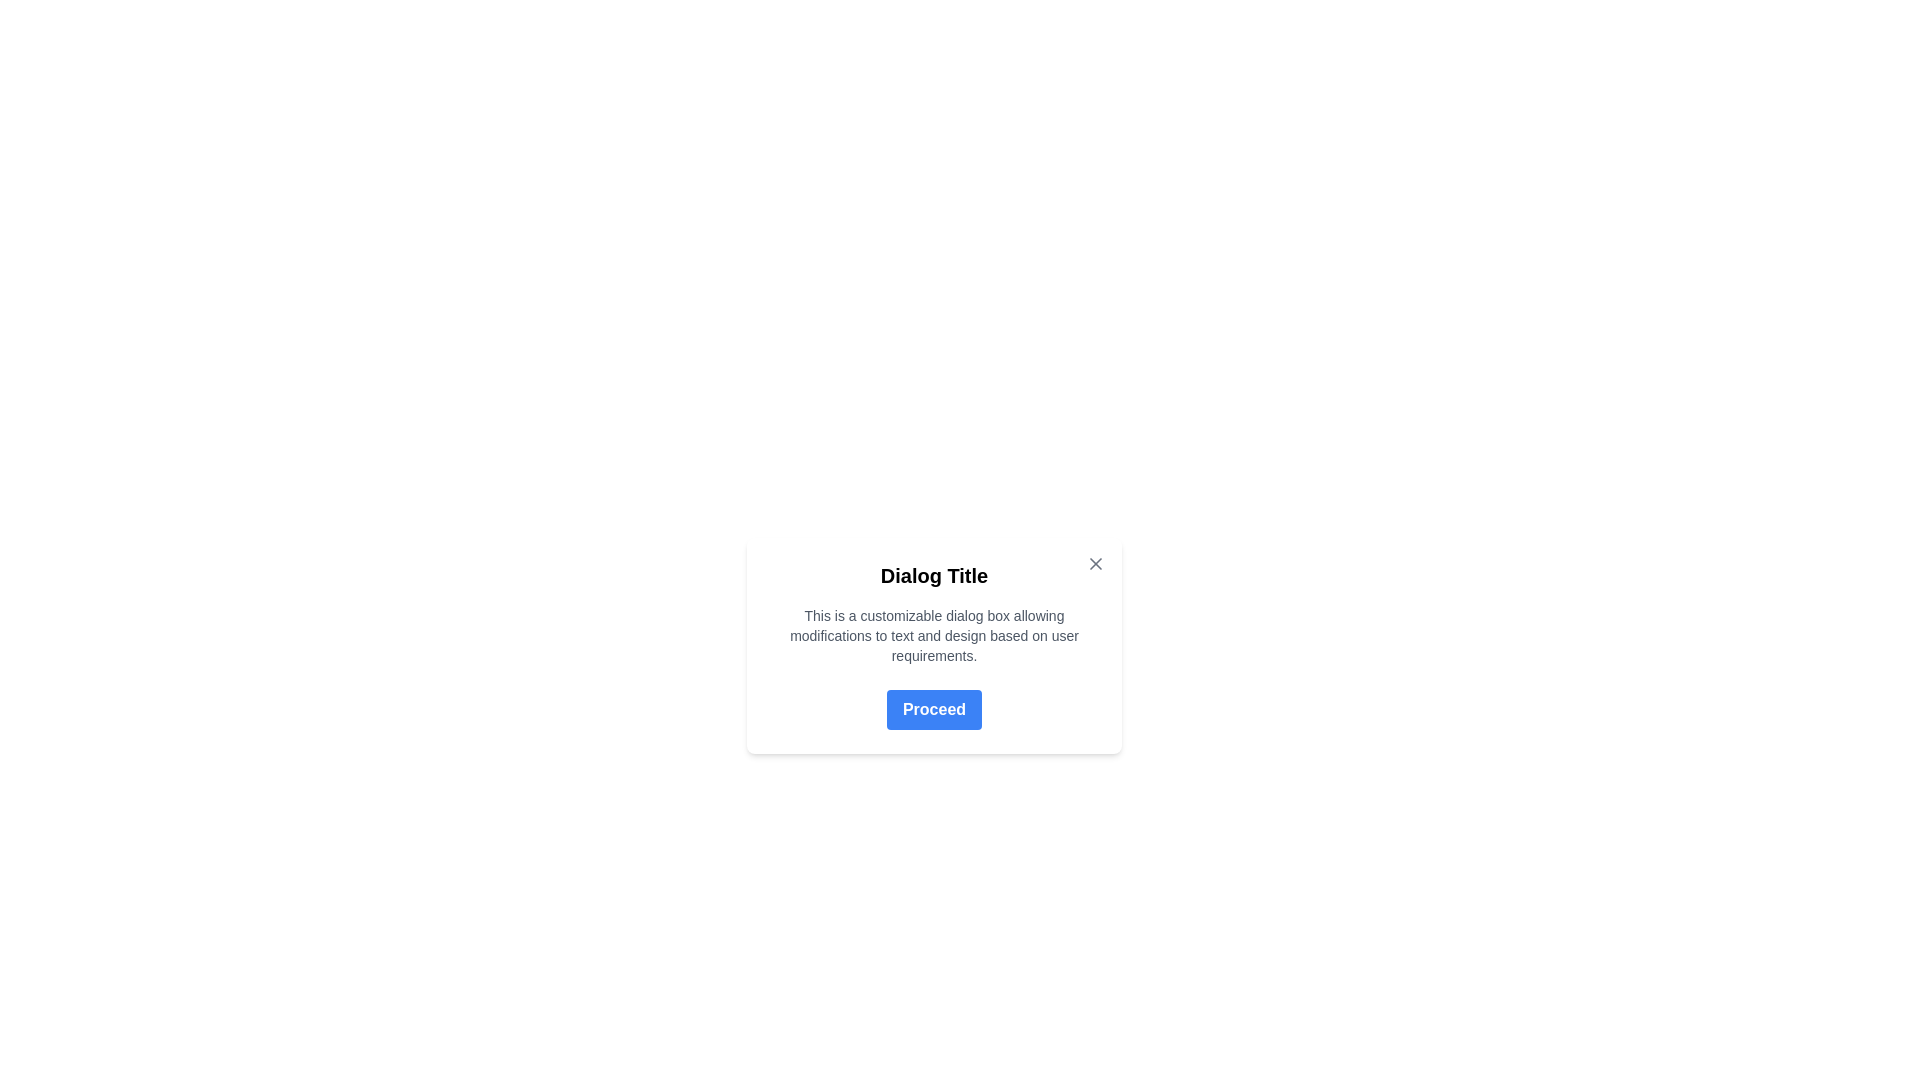 The width and height of the screenshot is (1920, 1080). I want to click on the interactive button at the bottom of the dialog box to confirm the action and proceed further, so click(933, 708).